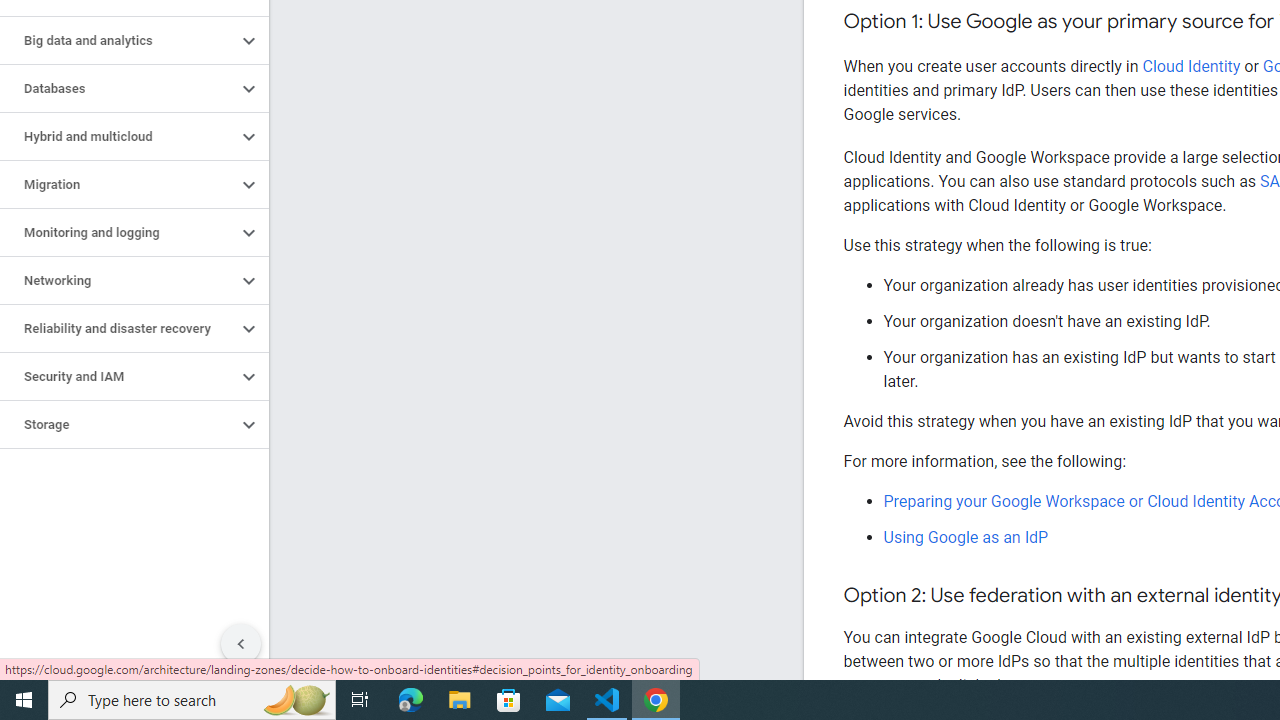  I want to click on 'Migration', so click(117, 185).